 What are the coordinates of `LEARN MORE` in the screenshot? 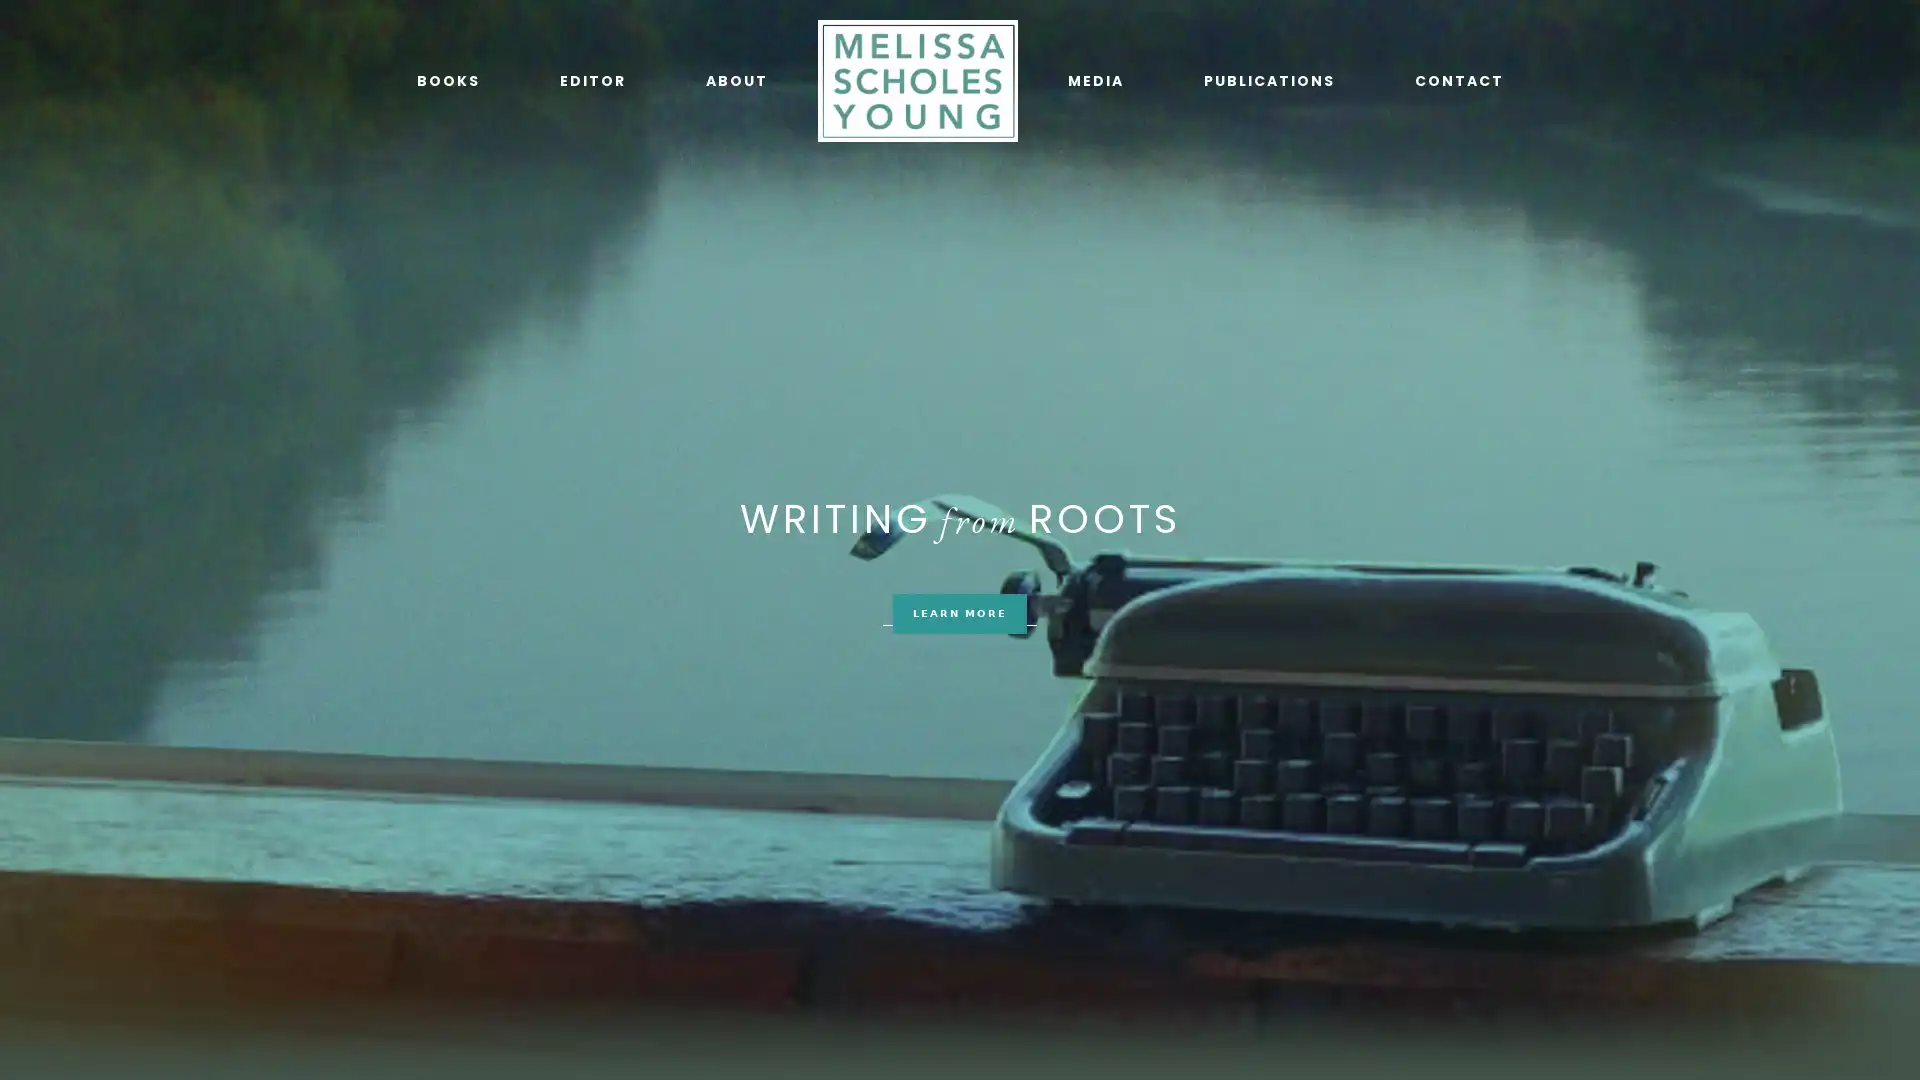 It's located at (960, 612).